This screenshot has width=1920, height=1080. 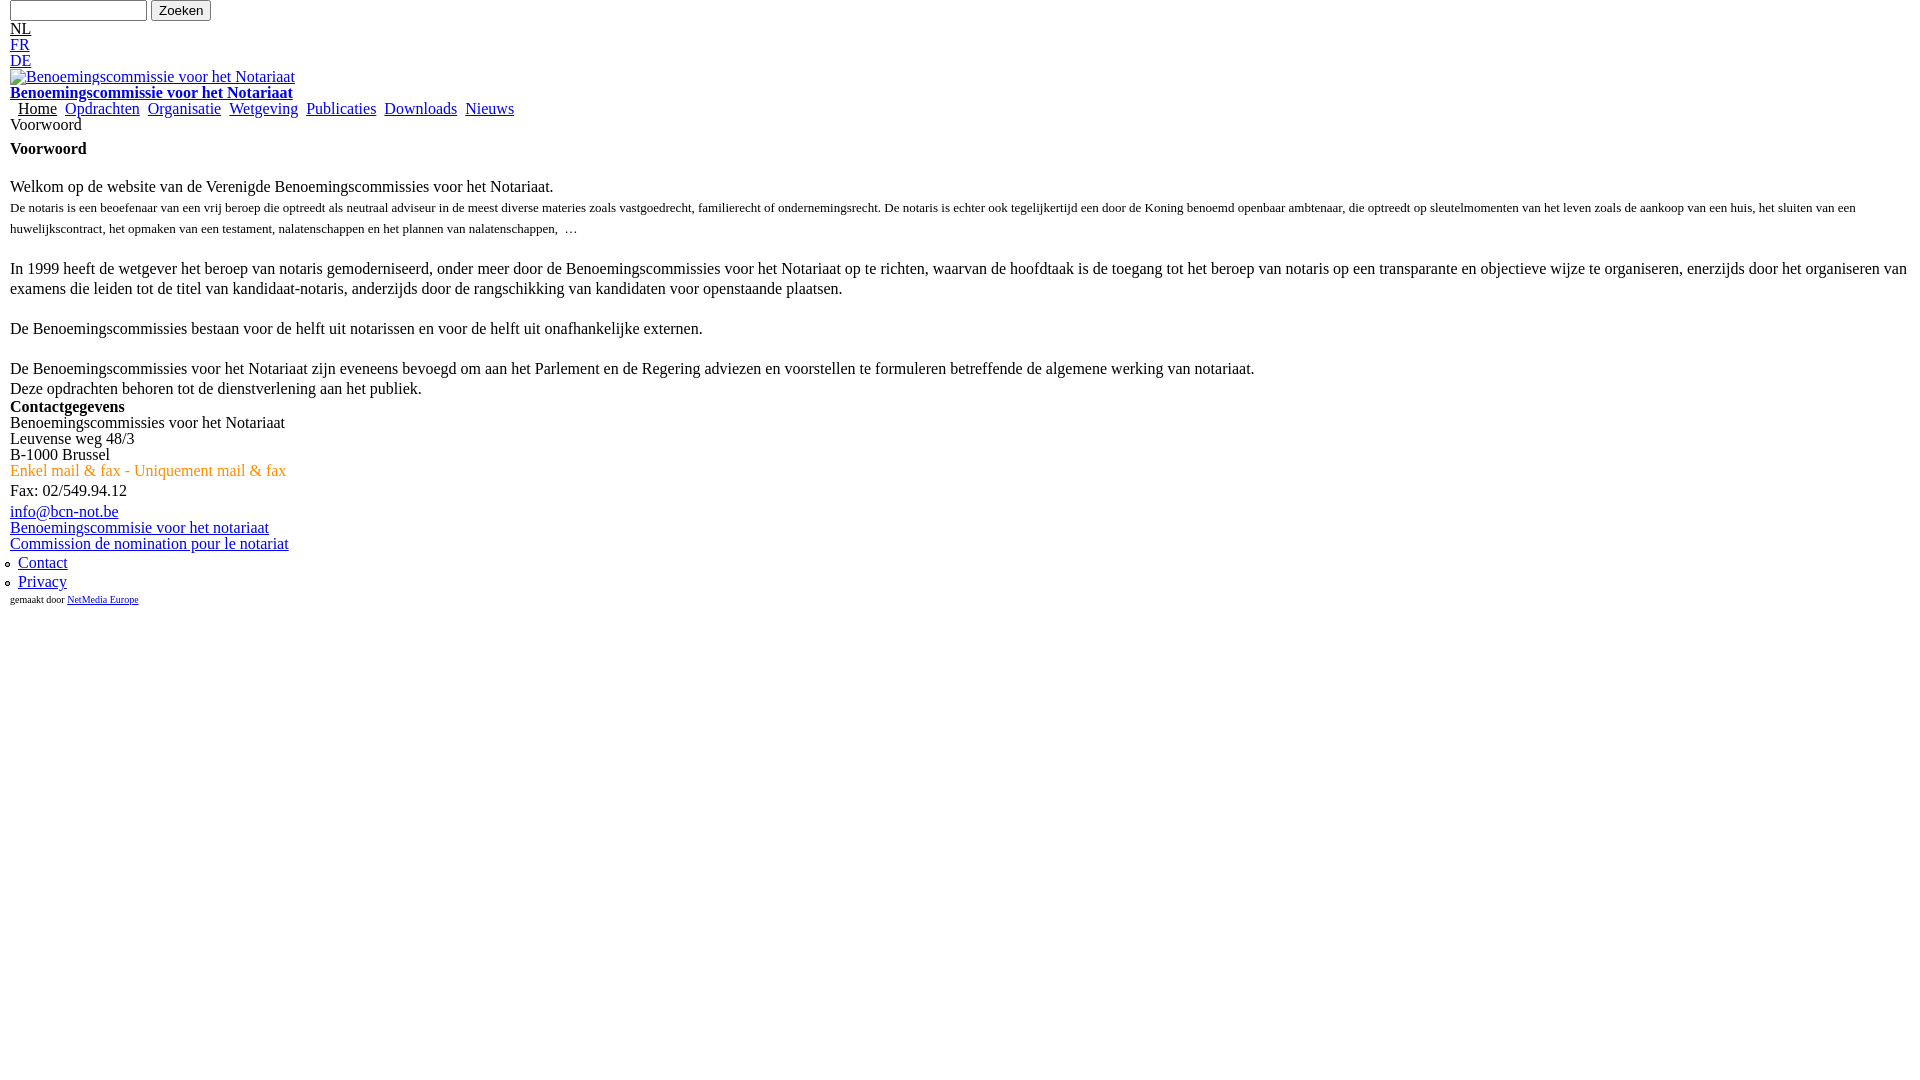 I want to click on 'Benoemingscommissie voor het Notariaat', so click(x=151, y=75).